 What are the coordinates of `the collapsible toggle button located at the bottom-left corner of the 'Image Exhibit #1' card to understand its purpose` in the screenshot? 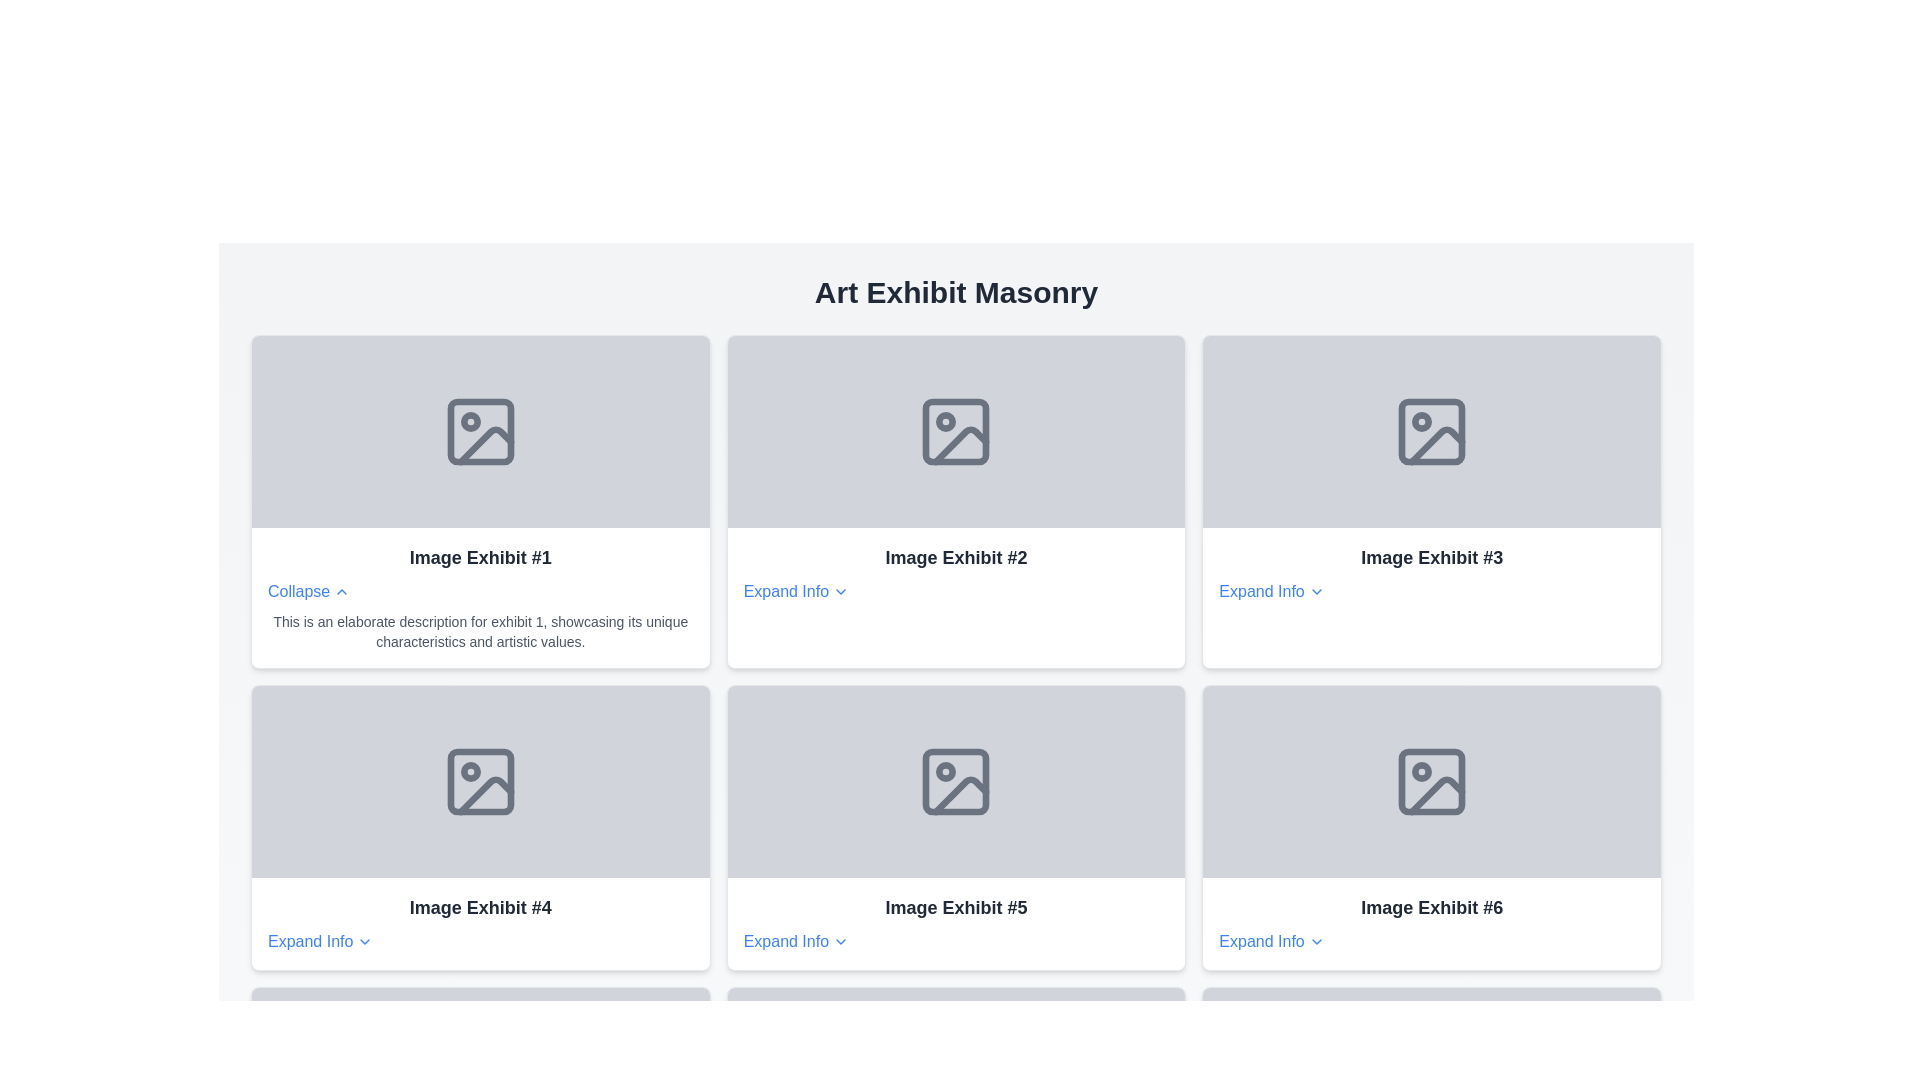 It's located at (308, 590).